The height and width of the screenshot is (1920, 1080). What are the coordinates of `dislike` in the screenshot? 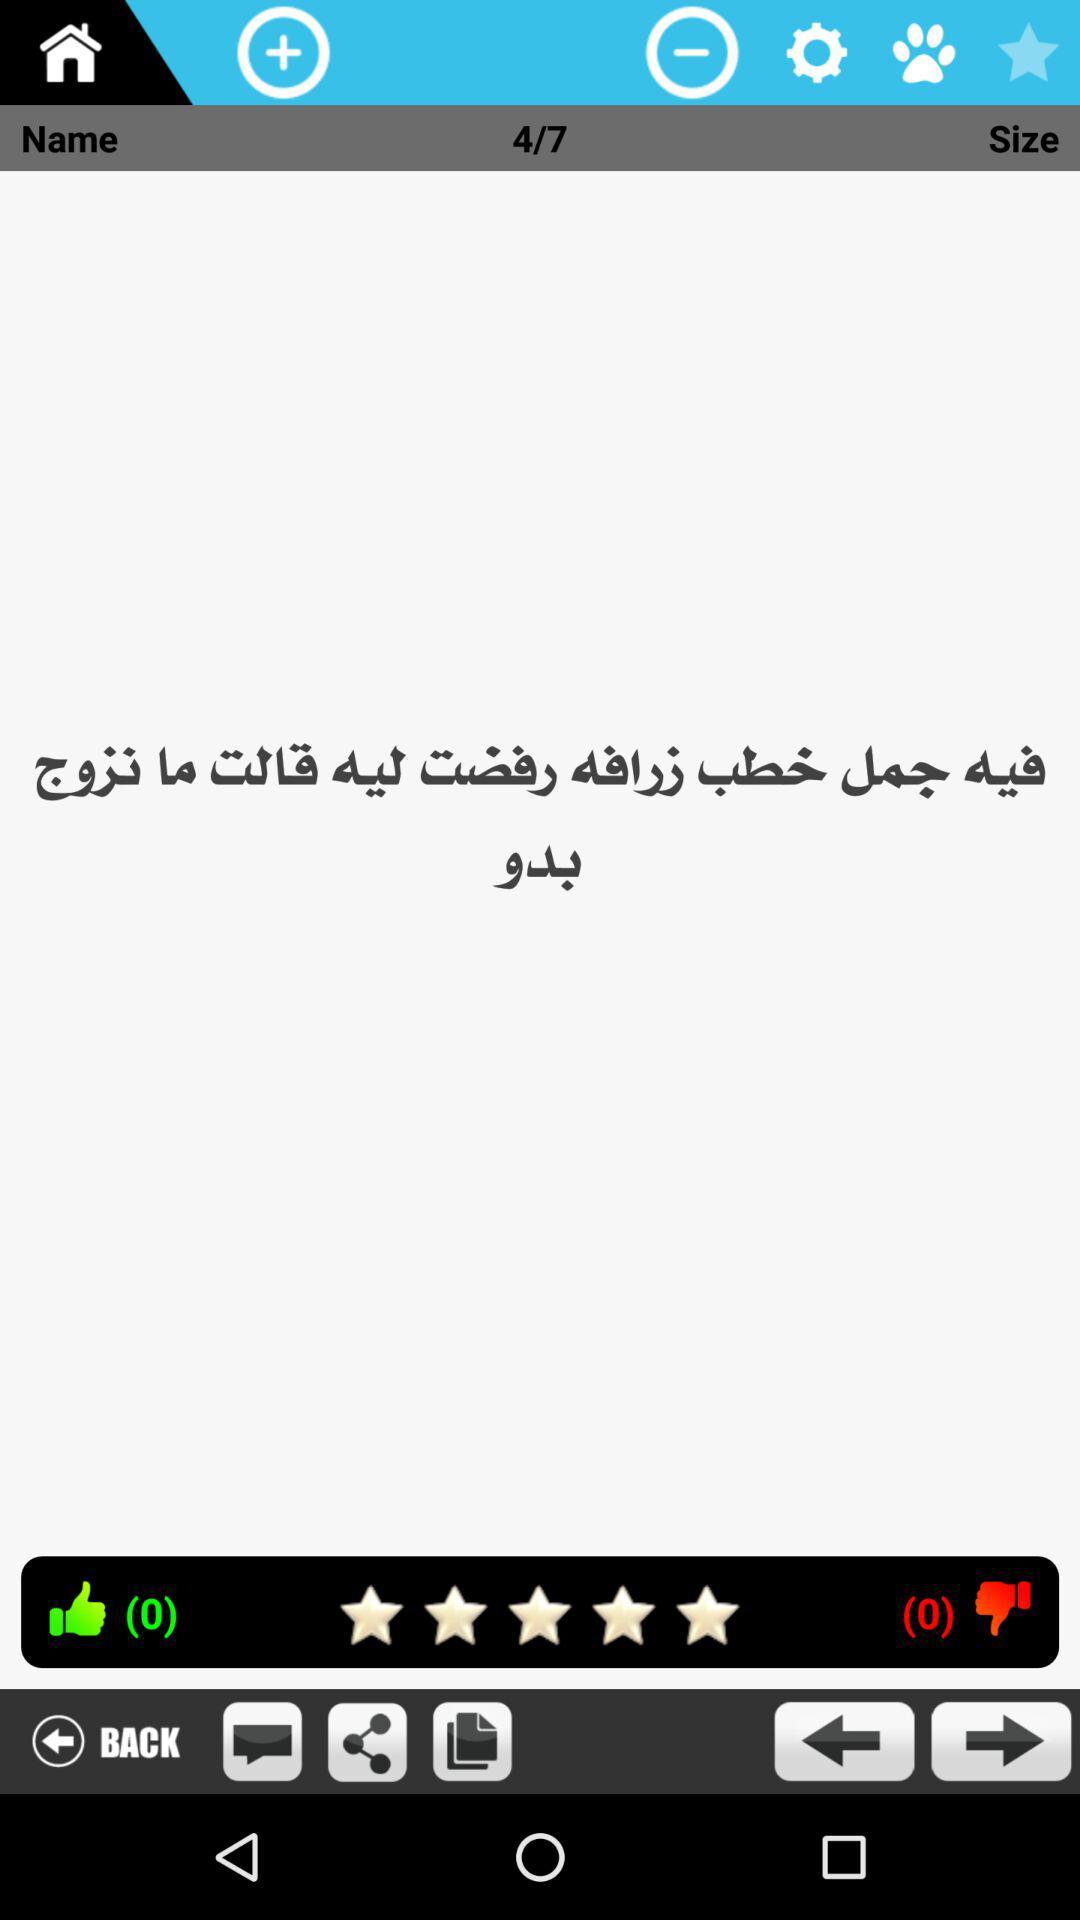 It's located at (1003, 1608).